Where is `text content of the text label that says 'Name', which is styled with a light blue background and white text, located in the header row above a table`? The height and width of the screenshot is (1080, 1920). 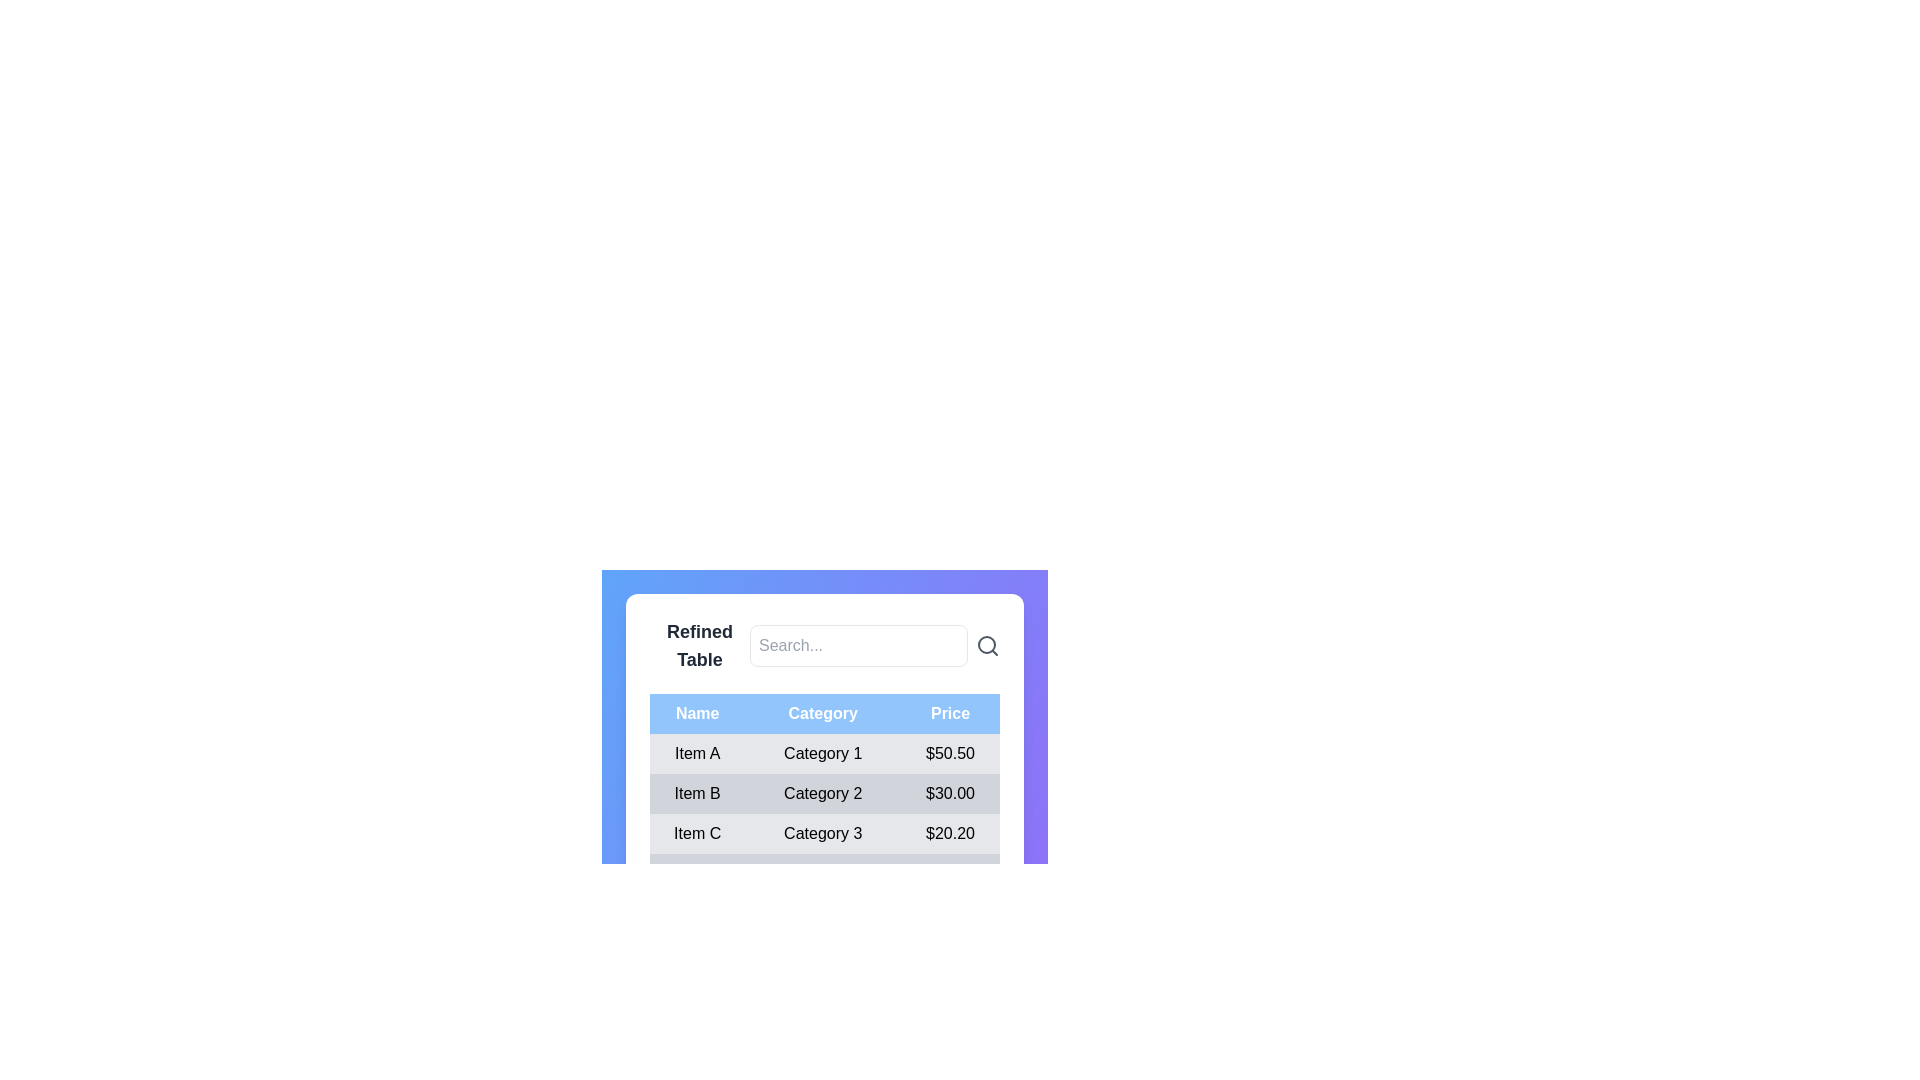 text content of the text label that says 'Name', which is styled with a light blue background and white text, located in the header row above a table is located at coordinates (697, 712).